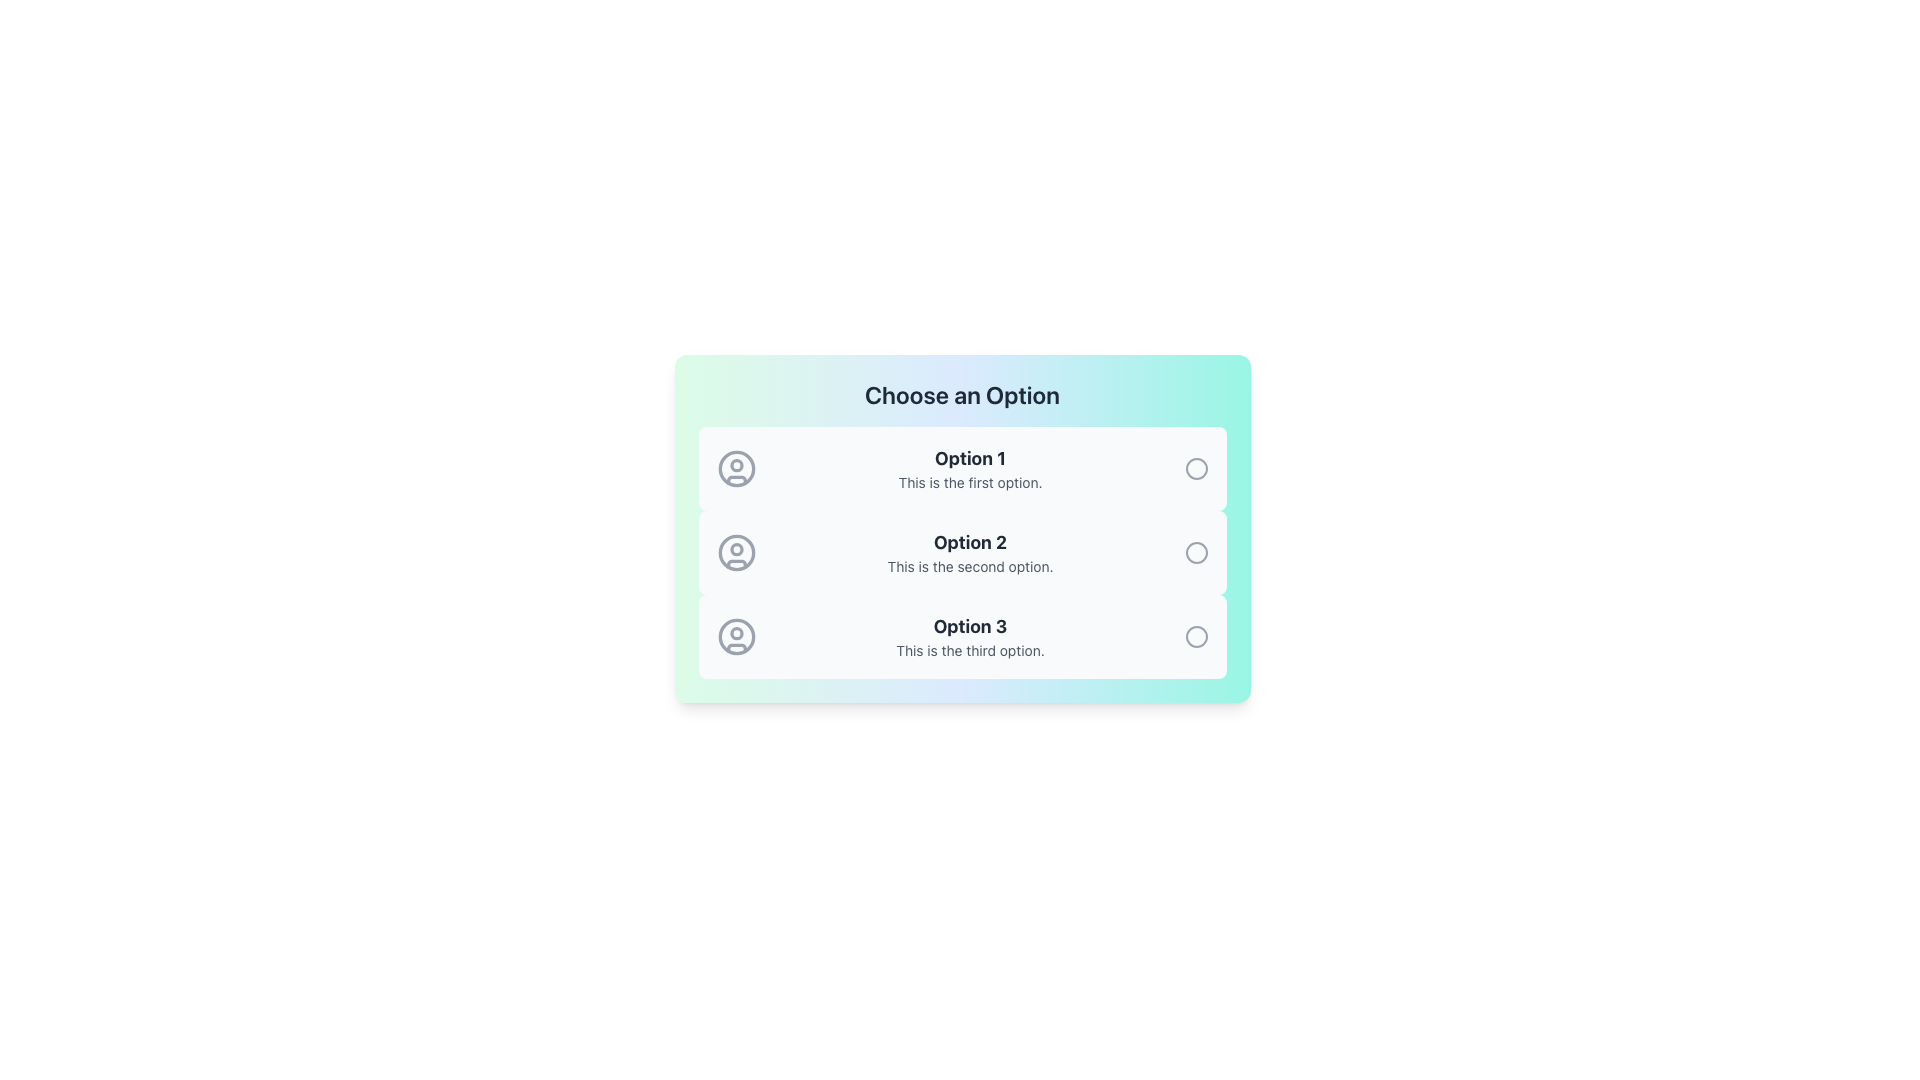 The image size is (1920, 1080). What do you see at coordinates (1196, 552) in the screenshot?
I see `the radio button for 'Option 2'` at bounding box center [1196, 552].